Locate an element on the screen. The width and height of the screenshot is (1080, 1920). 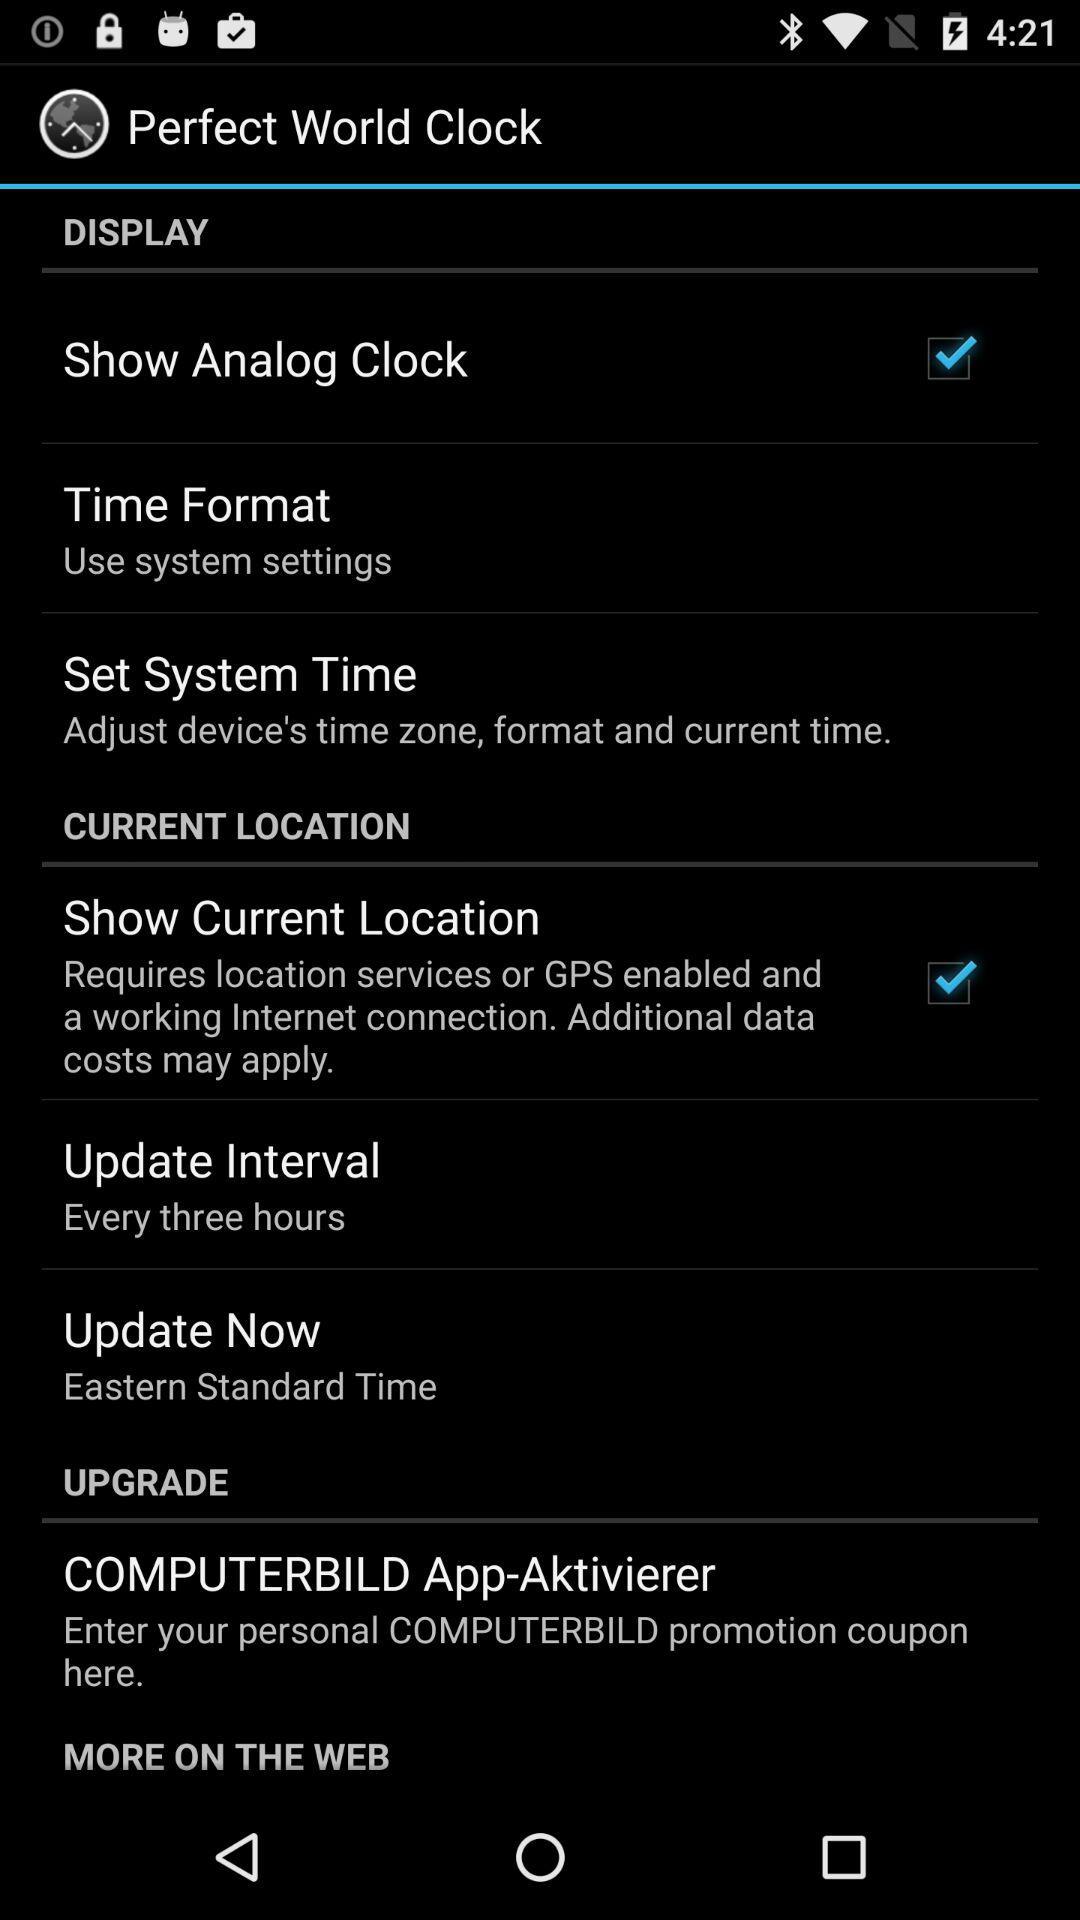
set system time is located at coordinates (238, 672).